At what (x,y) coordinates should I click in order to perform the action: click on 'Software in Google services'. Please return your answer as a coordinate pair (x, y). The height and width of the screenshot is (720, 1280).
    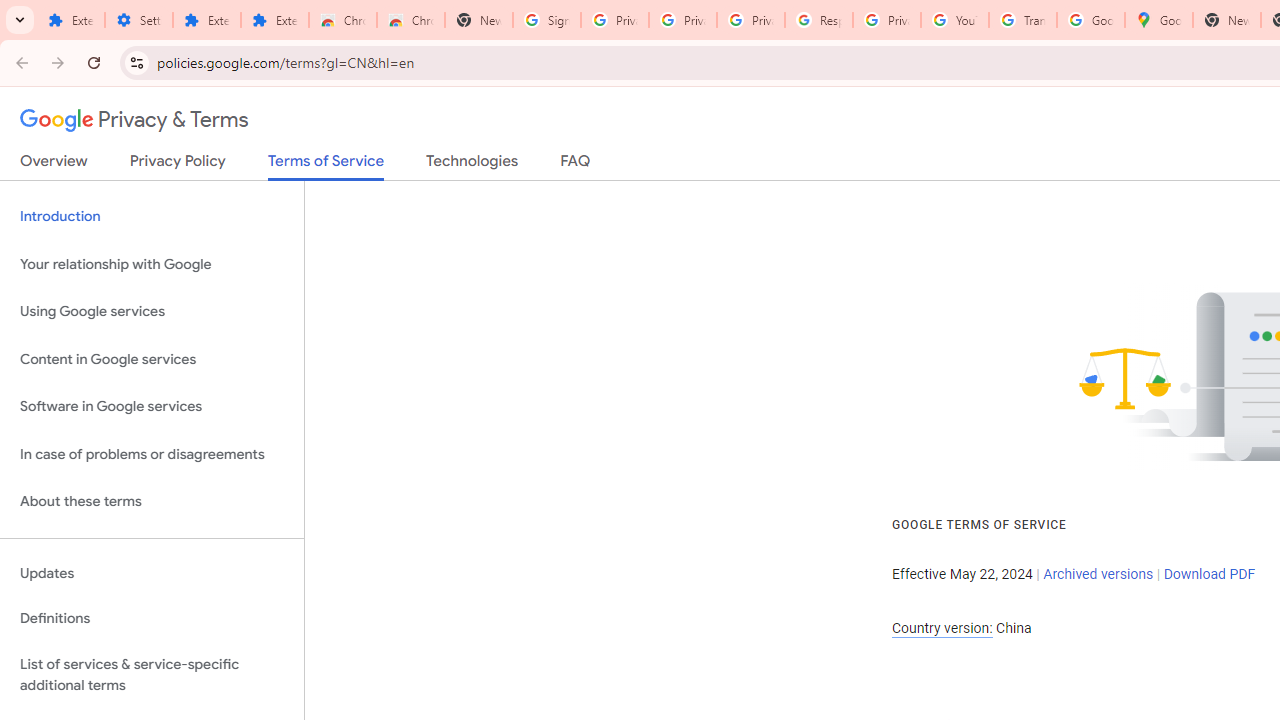
    Looking at the image, I should click on (151, 406).